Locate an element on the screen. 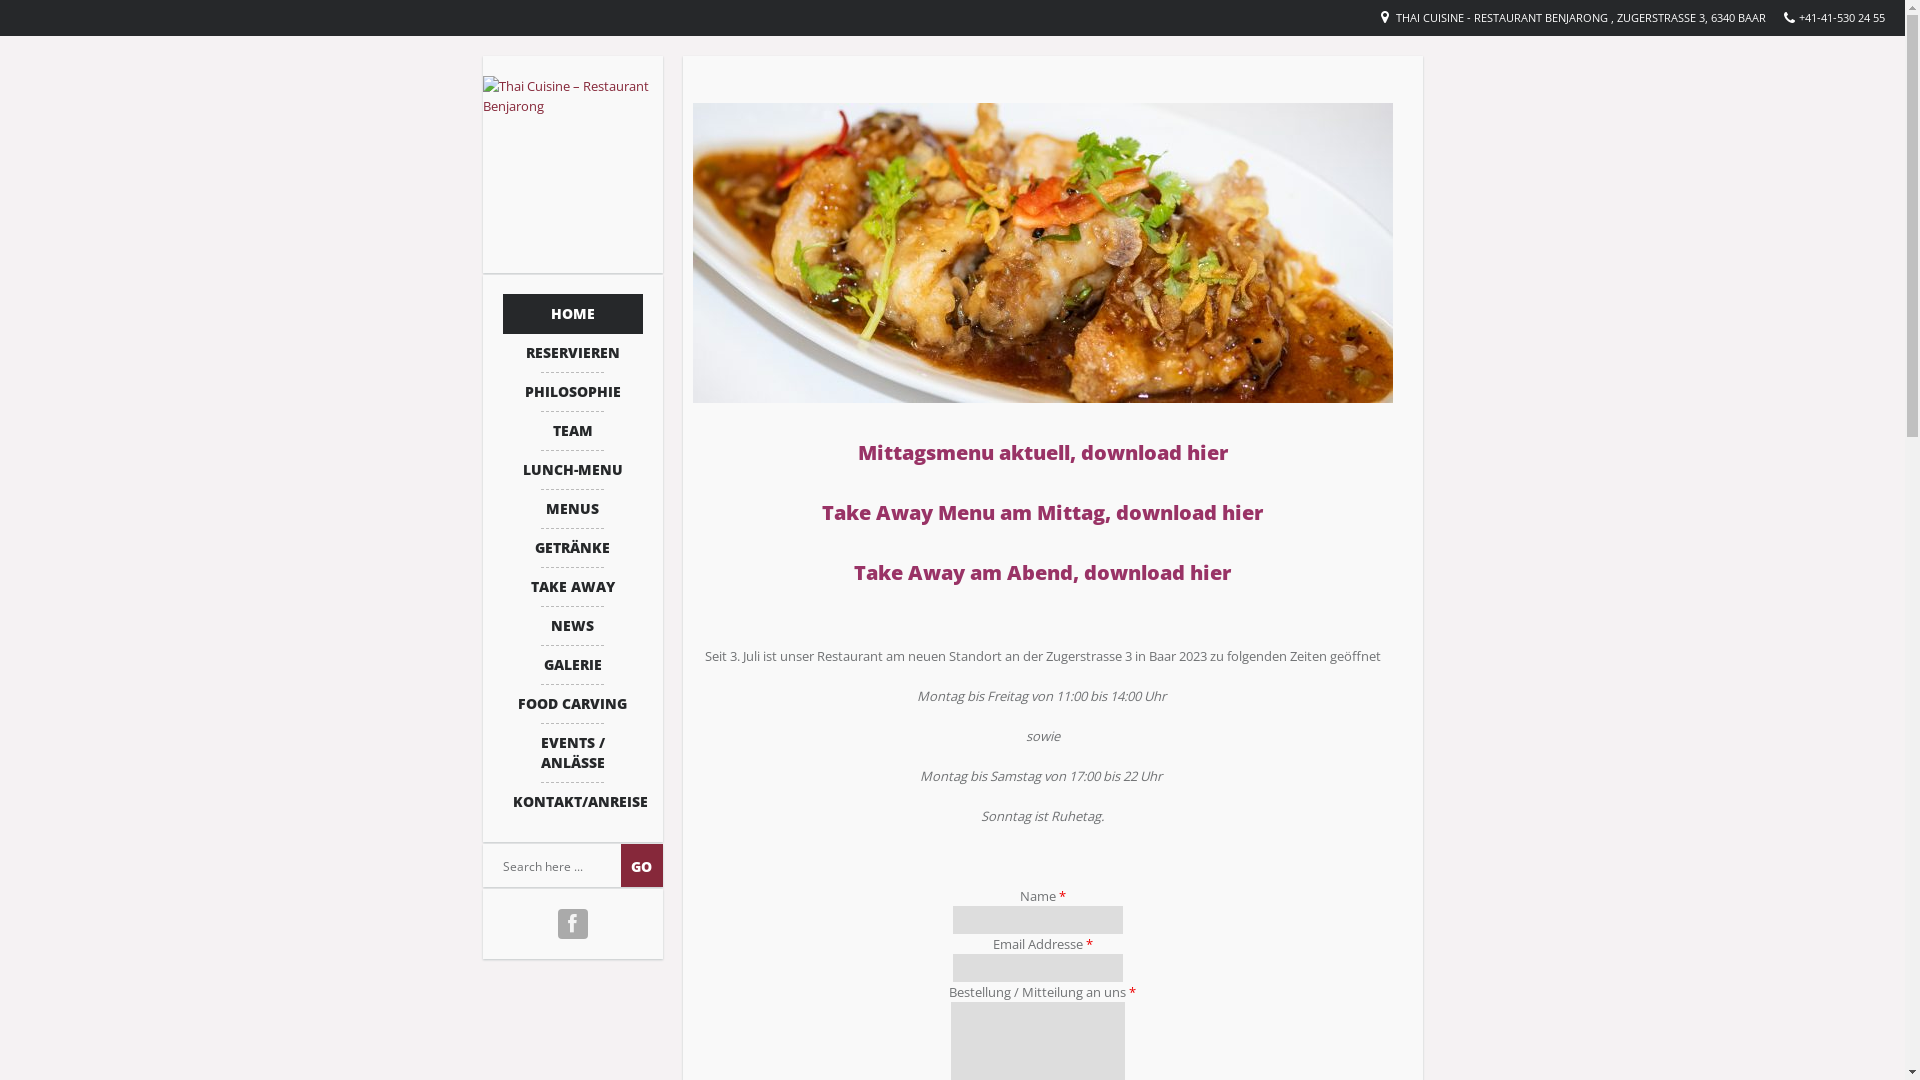 The image size is (1920, 1080). 'MENUS' is located at coordinates (502, 508).